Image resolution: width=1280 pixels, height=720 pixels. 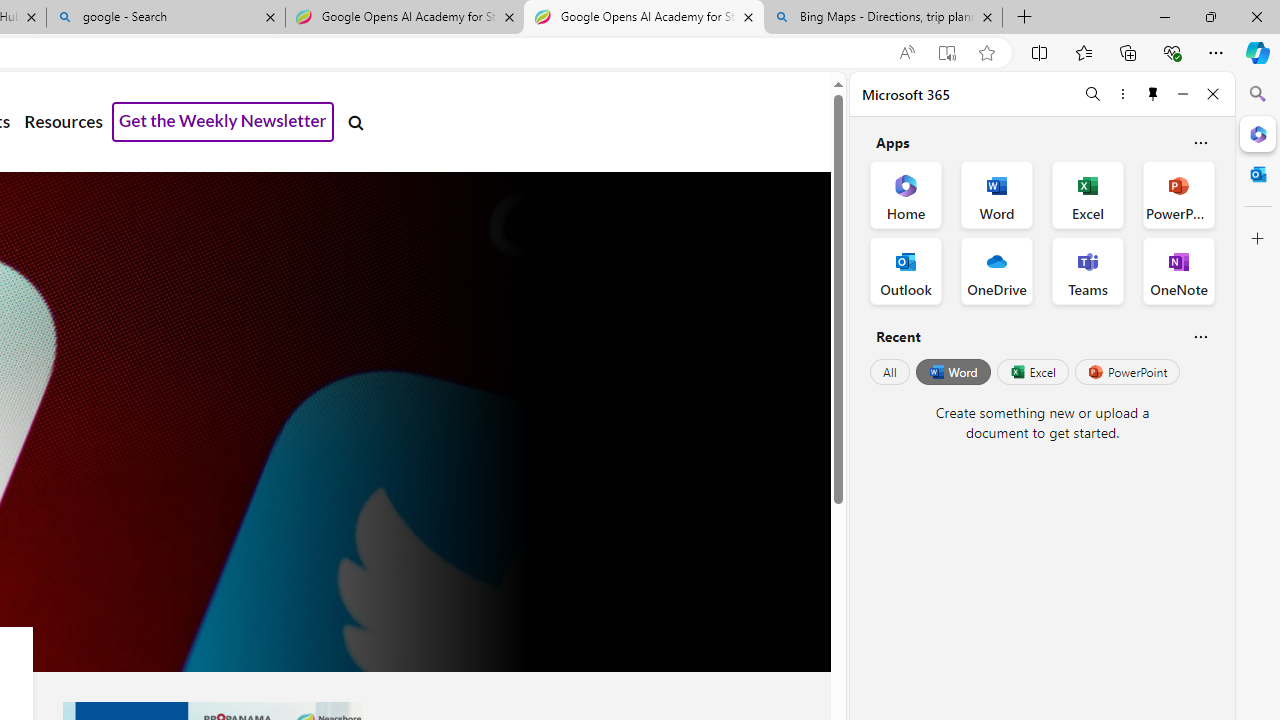 I want to click on 'New Tab', so click(x=1025, y=17).